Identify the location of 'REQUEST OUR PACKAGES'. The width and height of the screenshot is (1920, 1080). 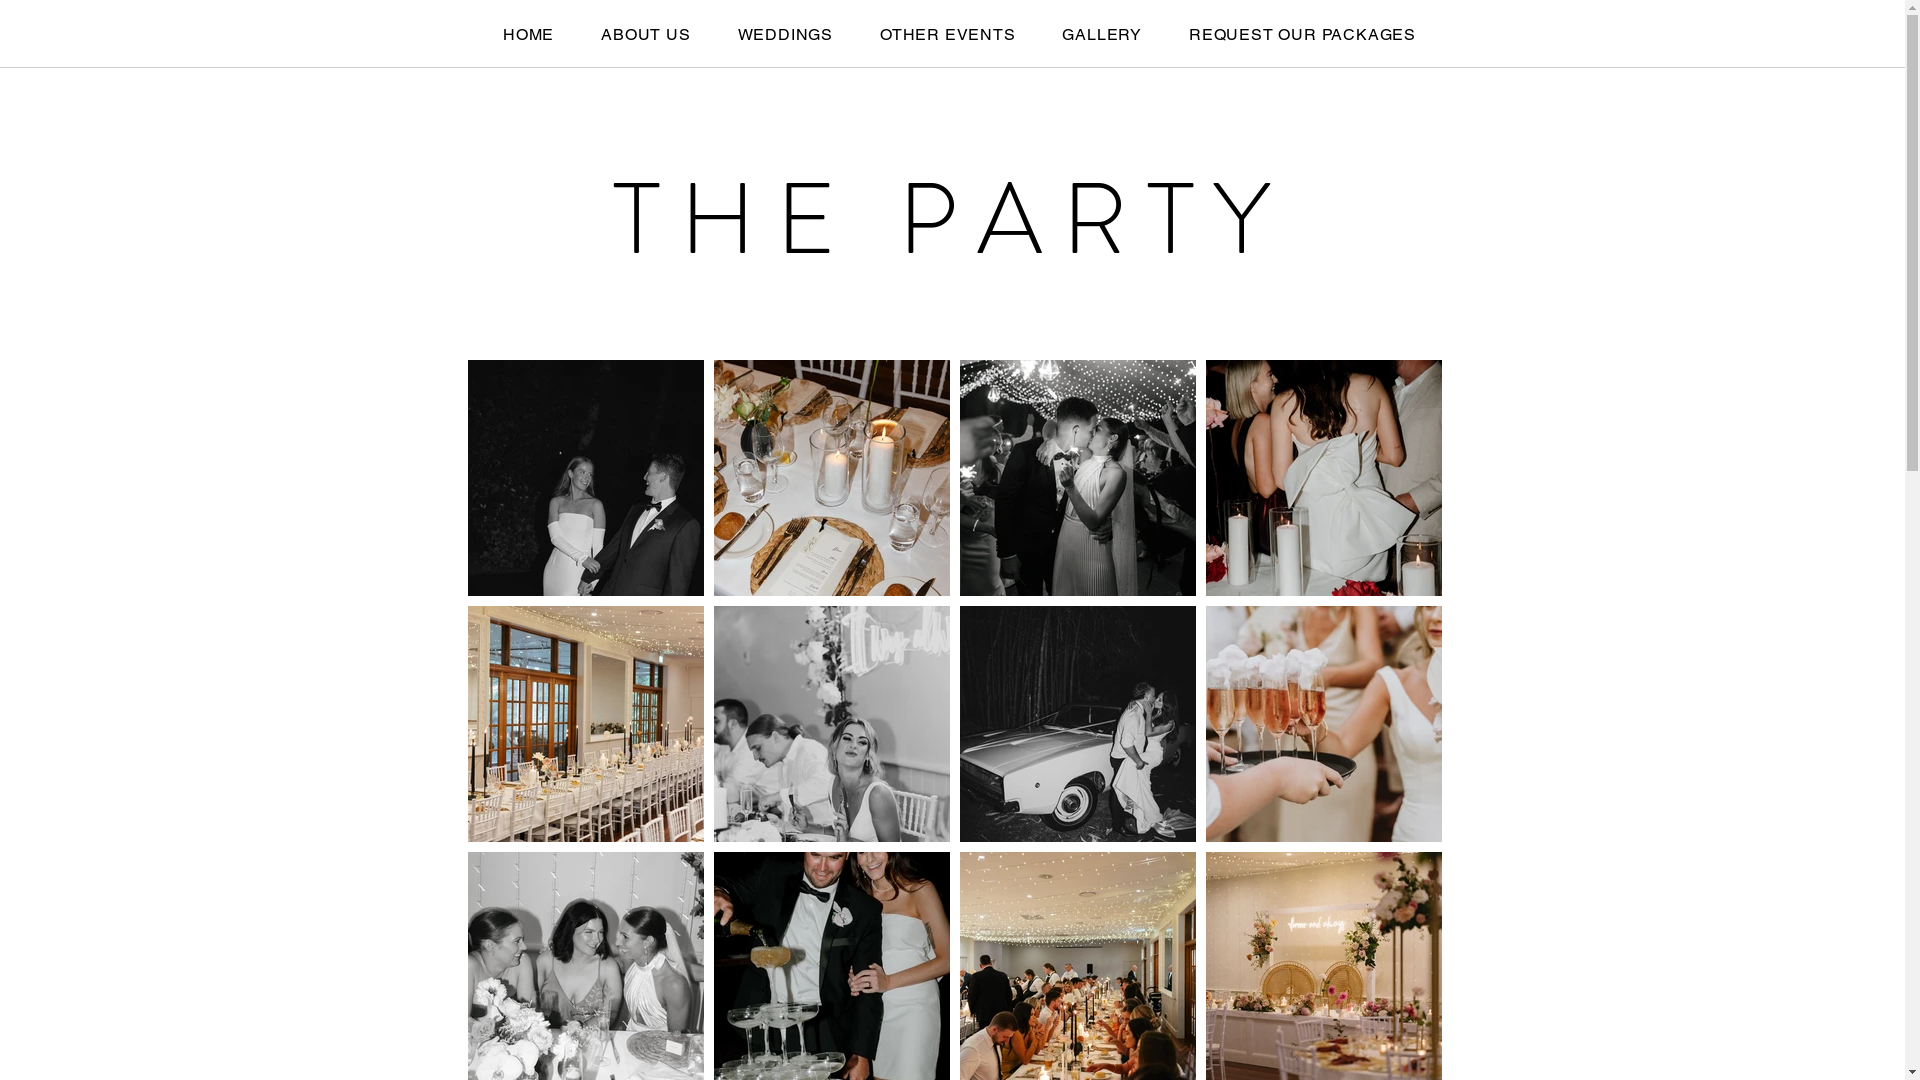
(1302, 34).